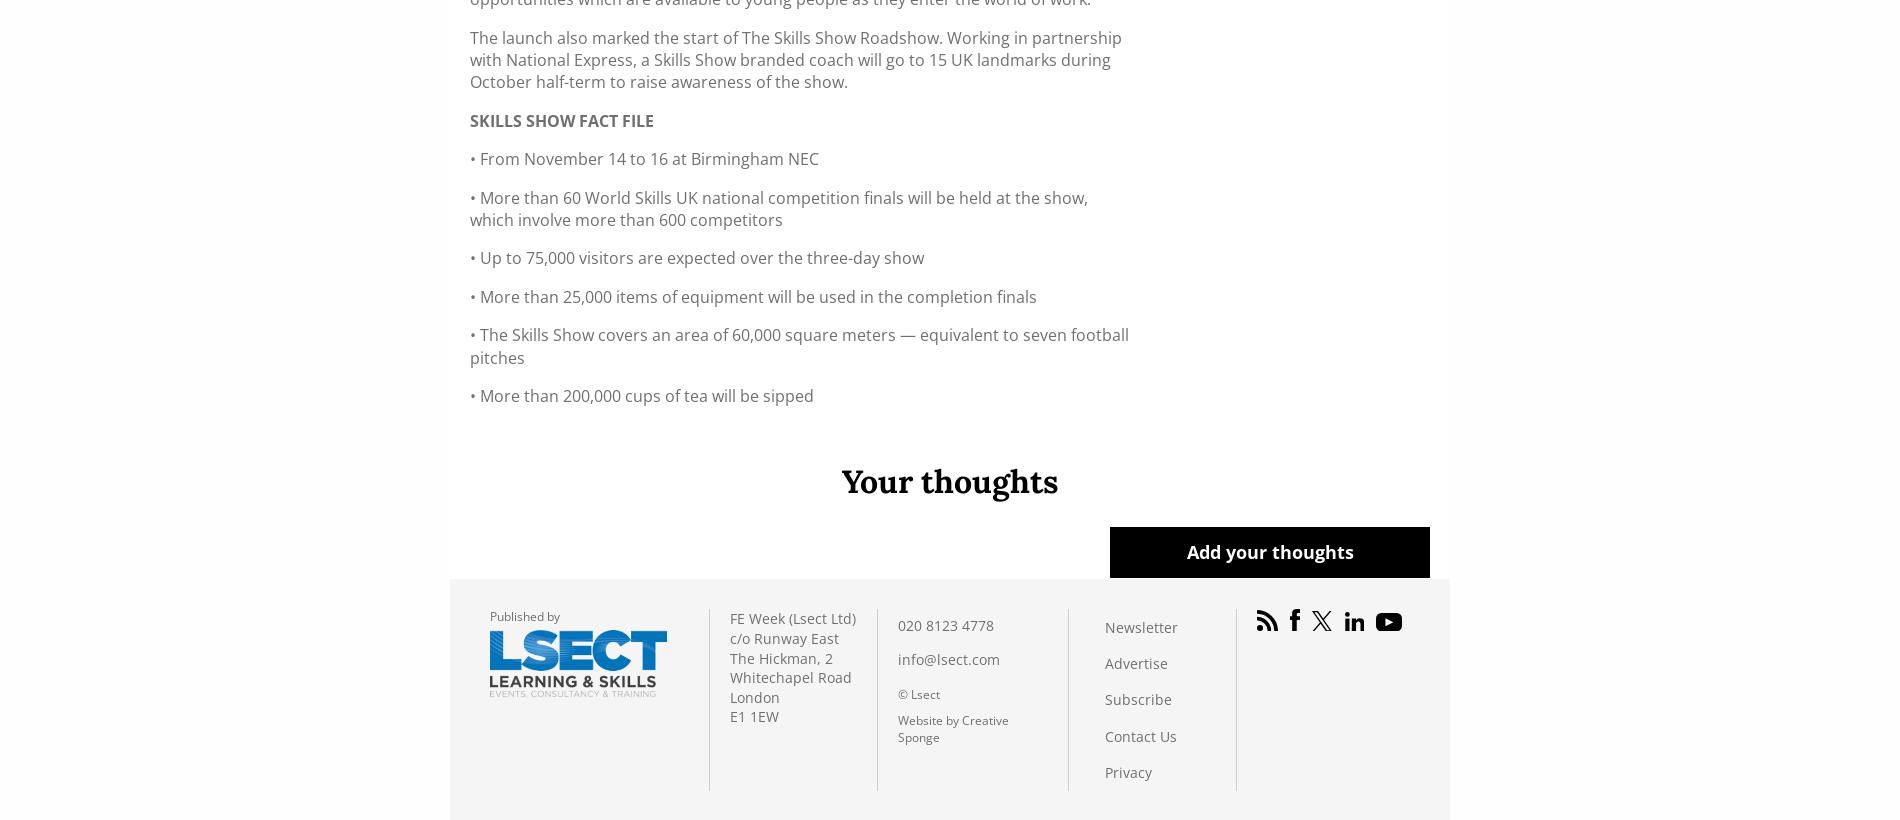  Describe the element at coordinates (752, 716) in the screenshot. I see `'E1 1EW'` at that location.